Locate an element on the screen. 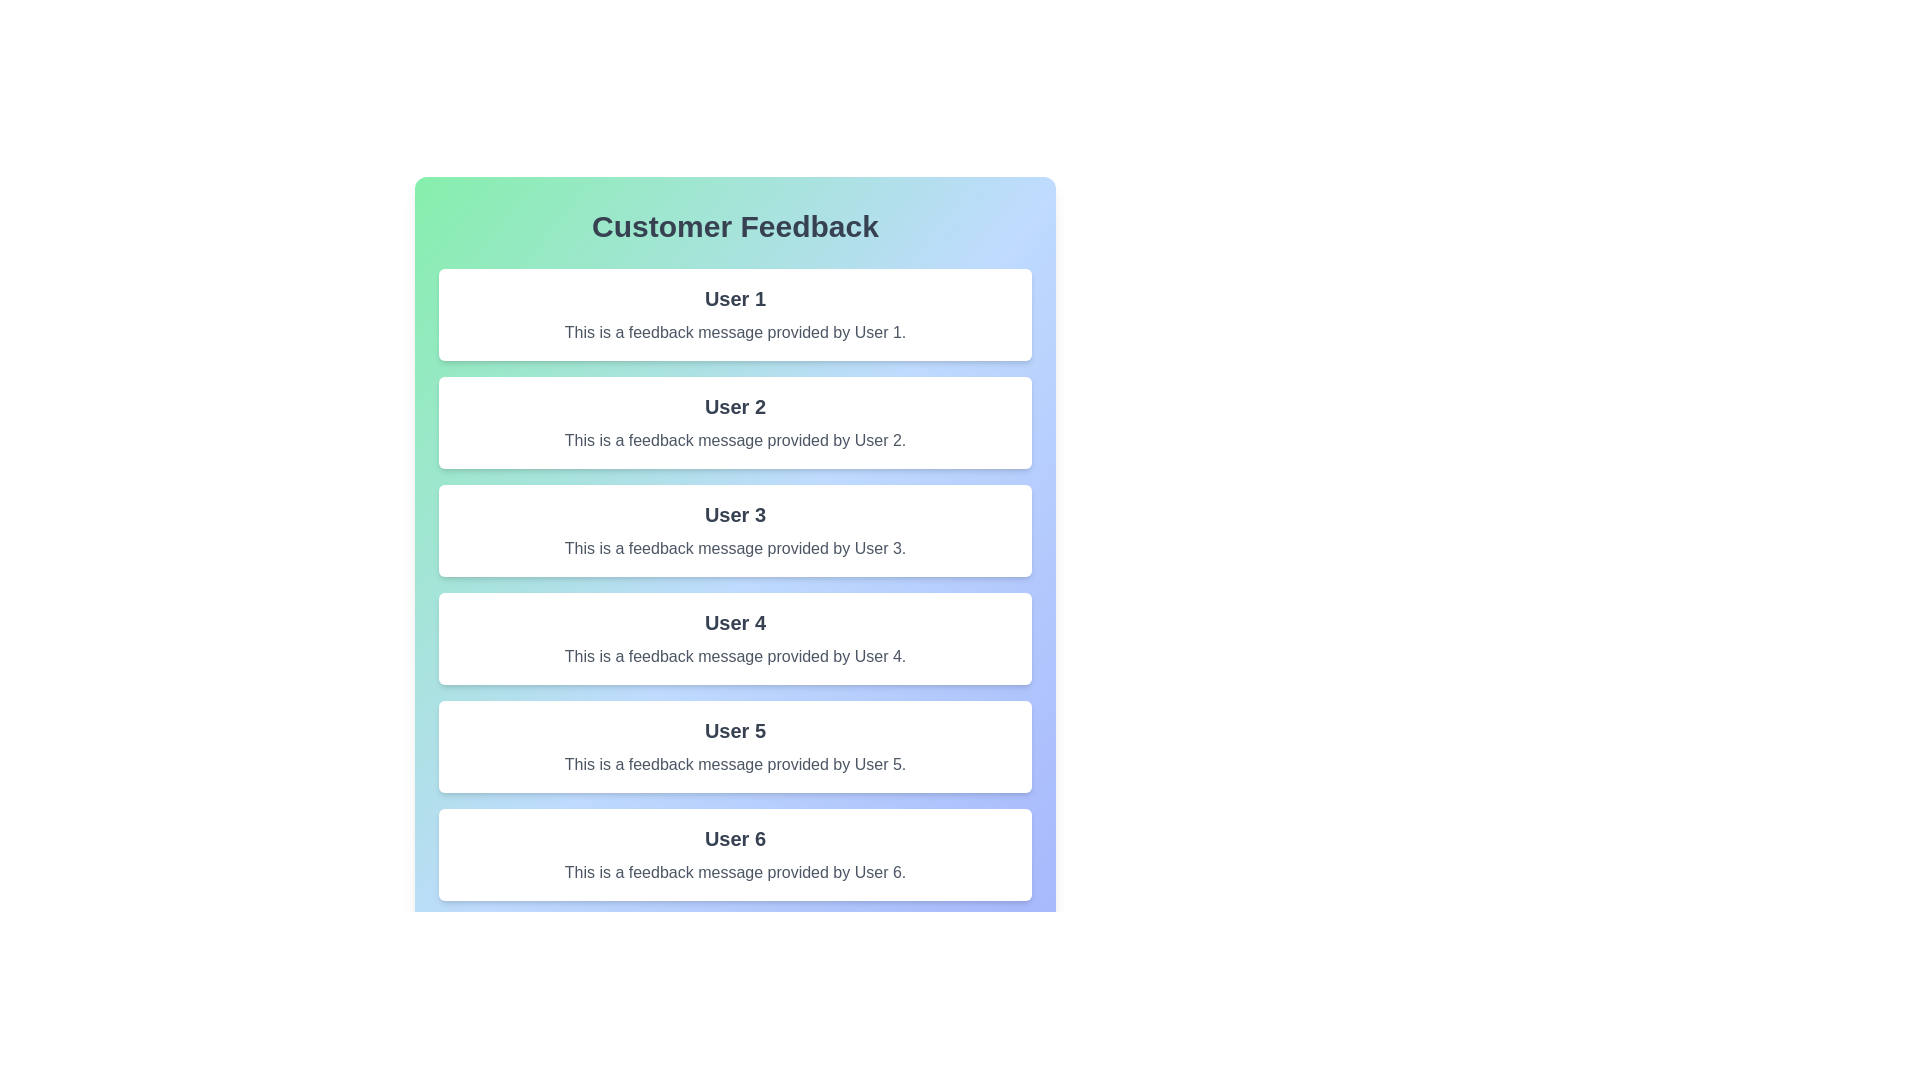 Image resolution: width=1920 pixels, height=1080 pixels. the card element containing the title 'User 2' and the feedback message, which is the second rectangular section in a vertically stacked list is located at coordinates (734, 422).